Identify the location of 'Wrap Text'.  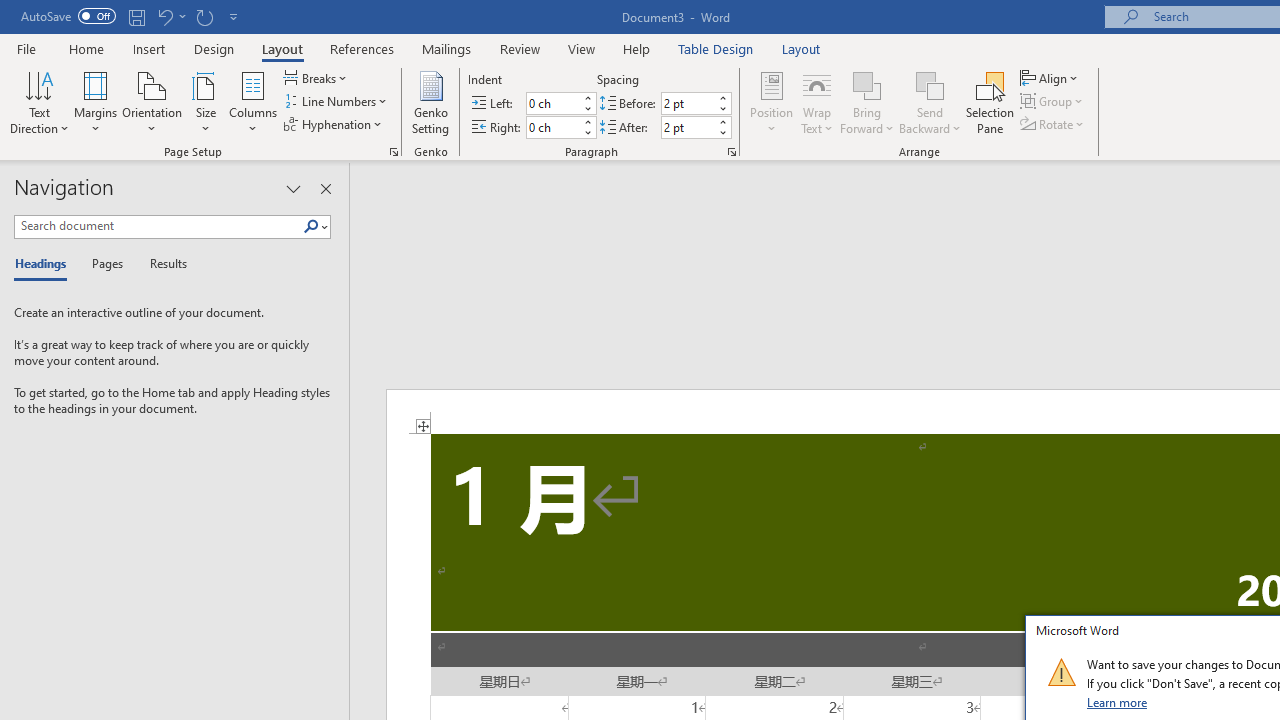
(817, 103).